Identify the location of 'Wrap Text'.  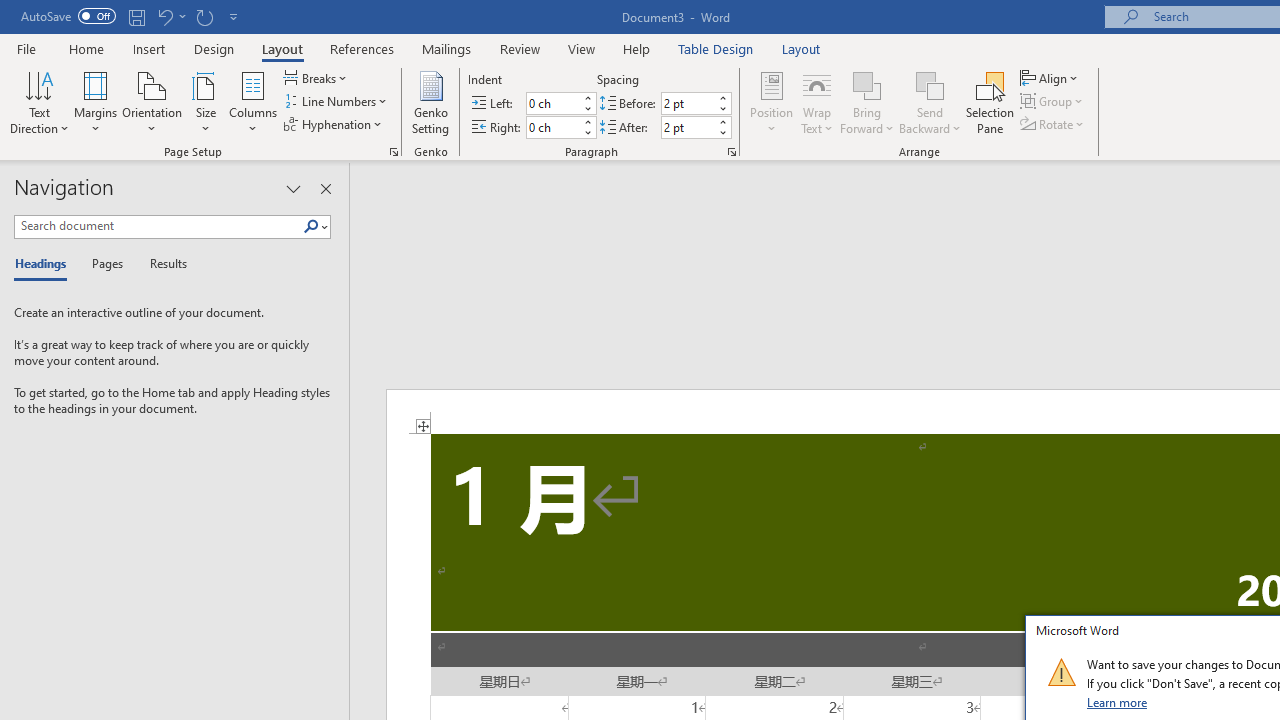
(817, 103).